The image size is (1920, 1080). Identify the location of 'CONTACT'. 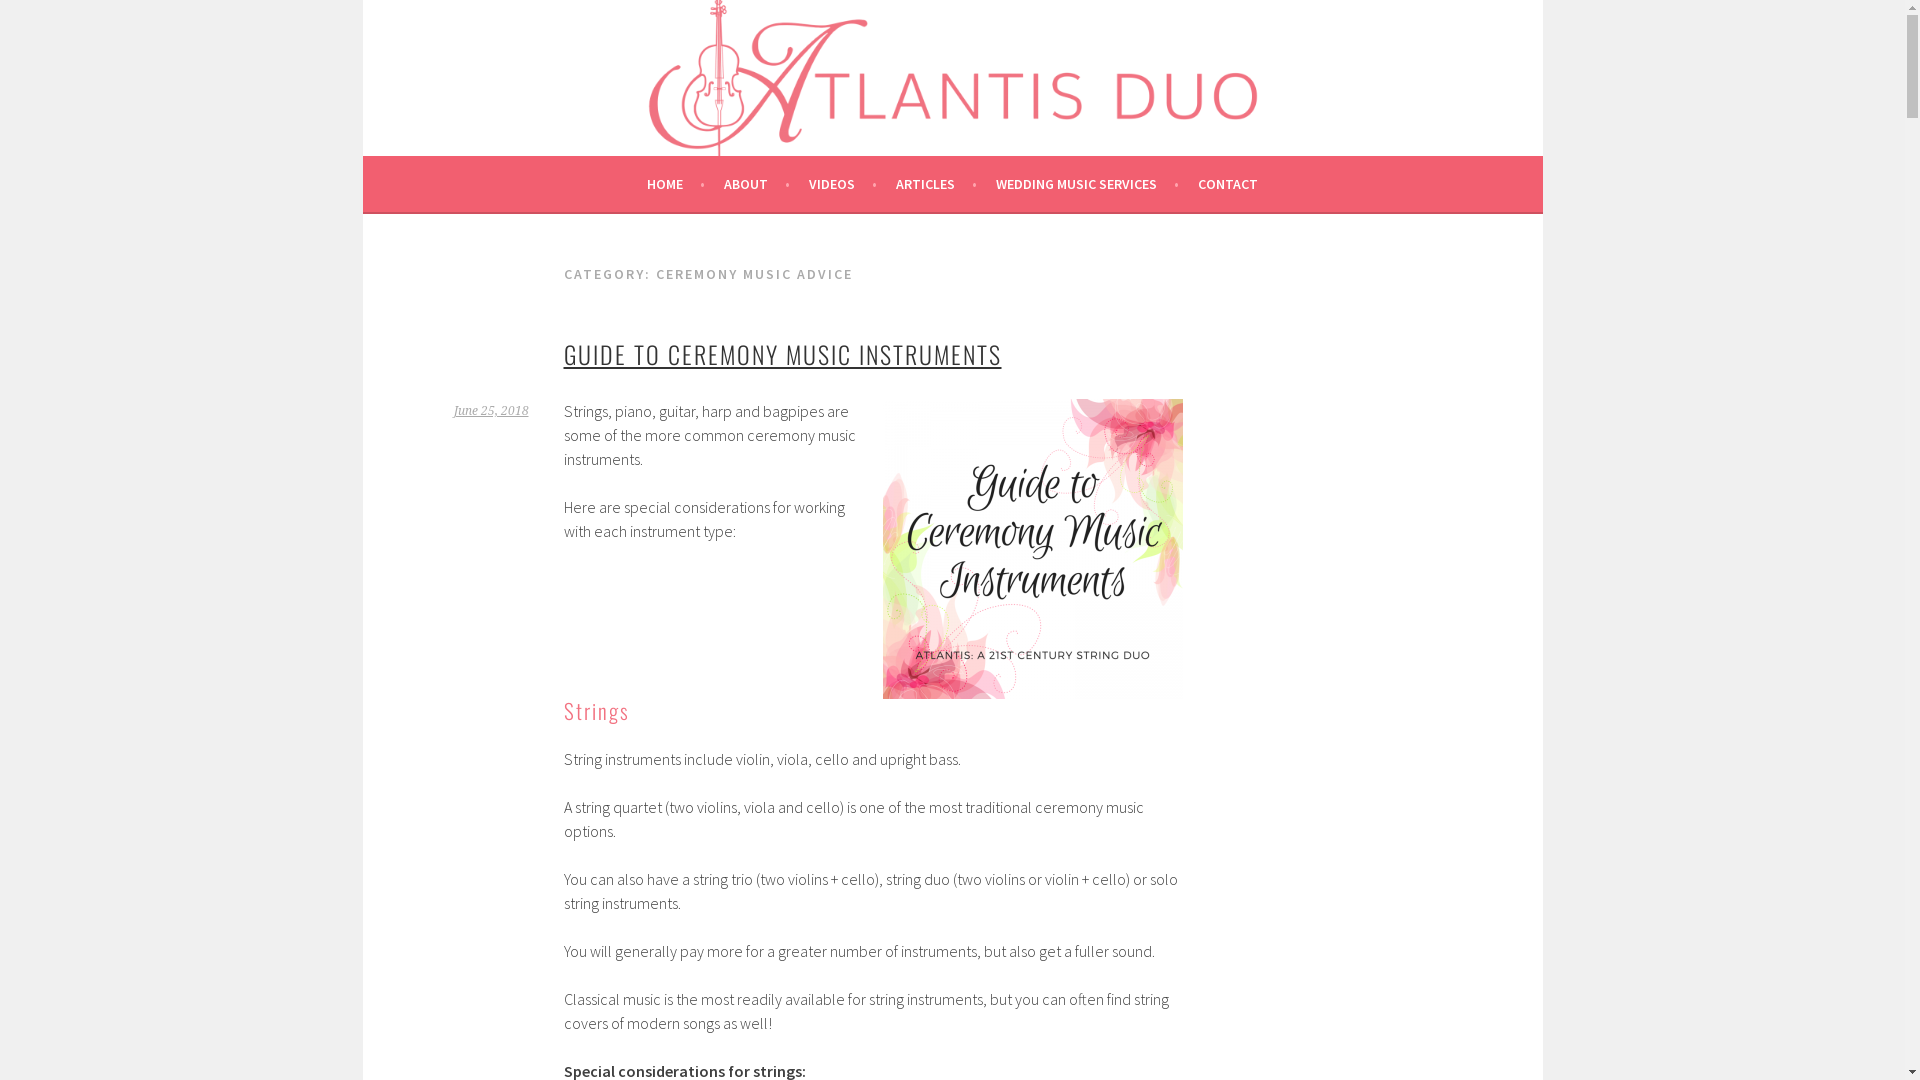
(1198, 184).